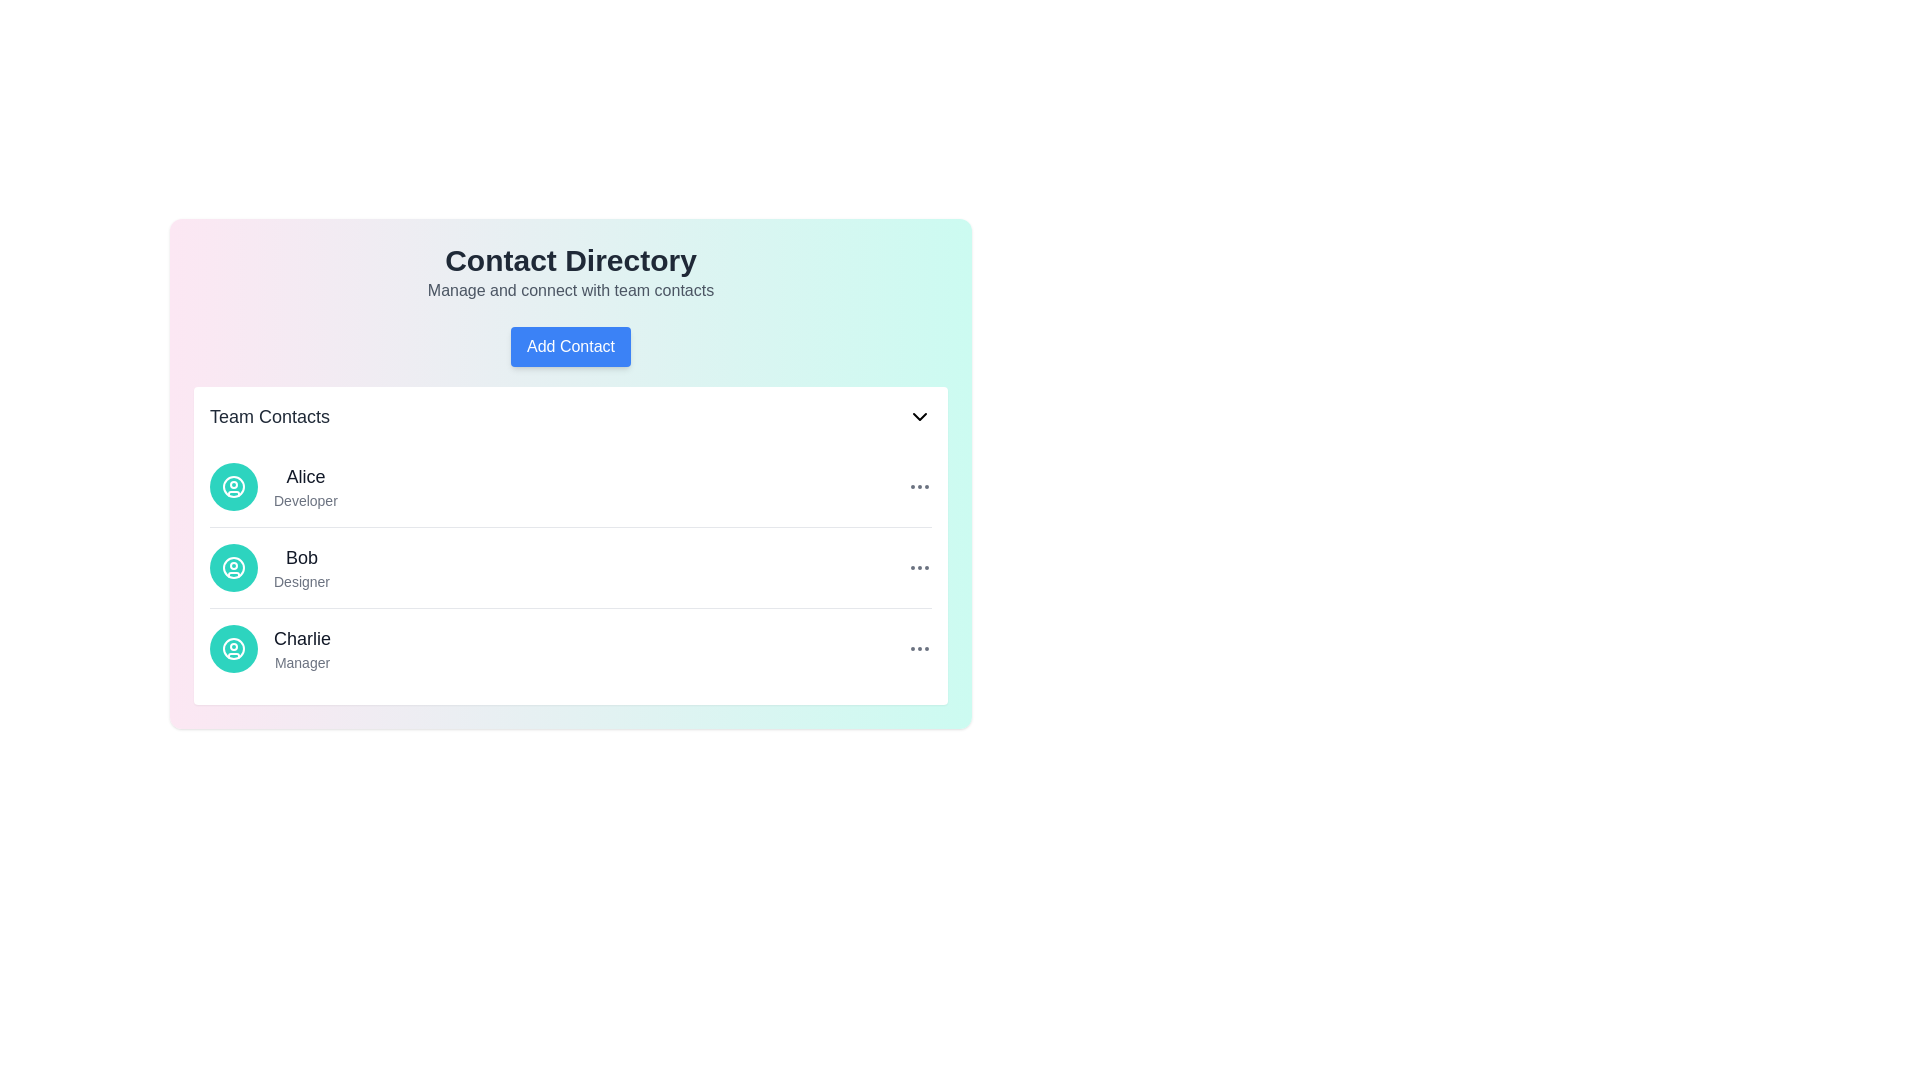 Image resolution: width=1920 pixels, height=1080 pixels. What do you see at coordinates (234, 567) in the screenshot?
I see `the contact avatar icon representing 'Bob', which is the second icon in the list of user details` at bounding box center [234, 567].